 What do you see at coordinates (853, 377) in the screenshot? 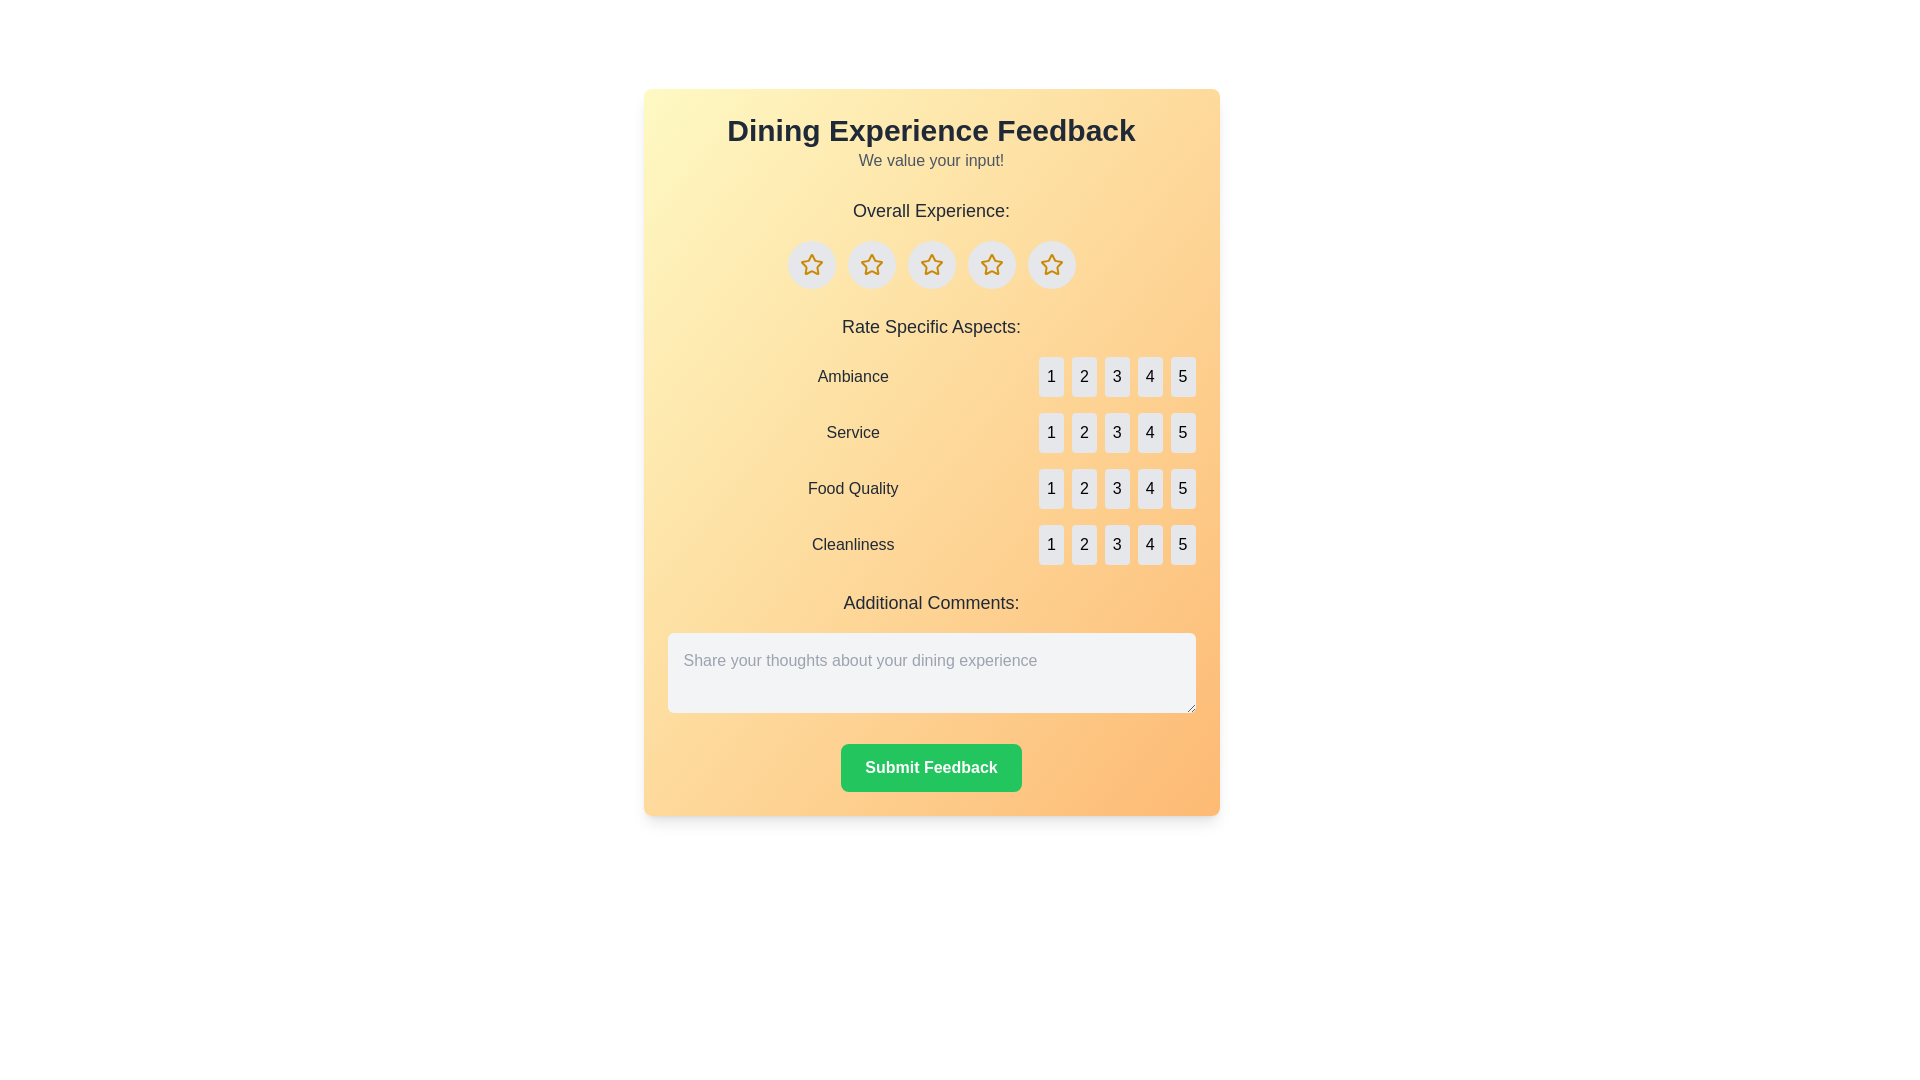
I see `the 'Ambiance' label located in the 'Rate Specific Aspects' section of the 'Dining Experience Feedback' area, which is the first label among others such as 'Service', 'Food Quality', and 'Cleanliness'` at bounding box center [853, 377].